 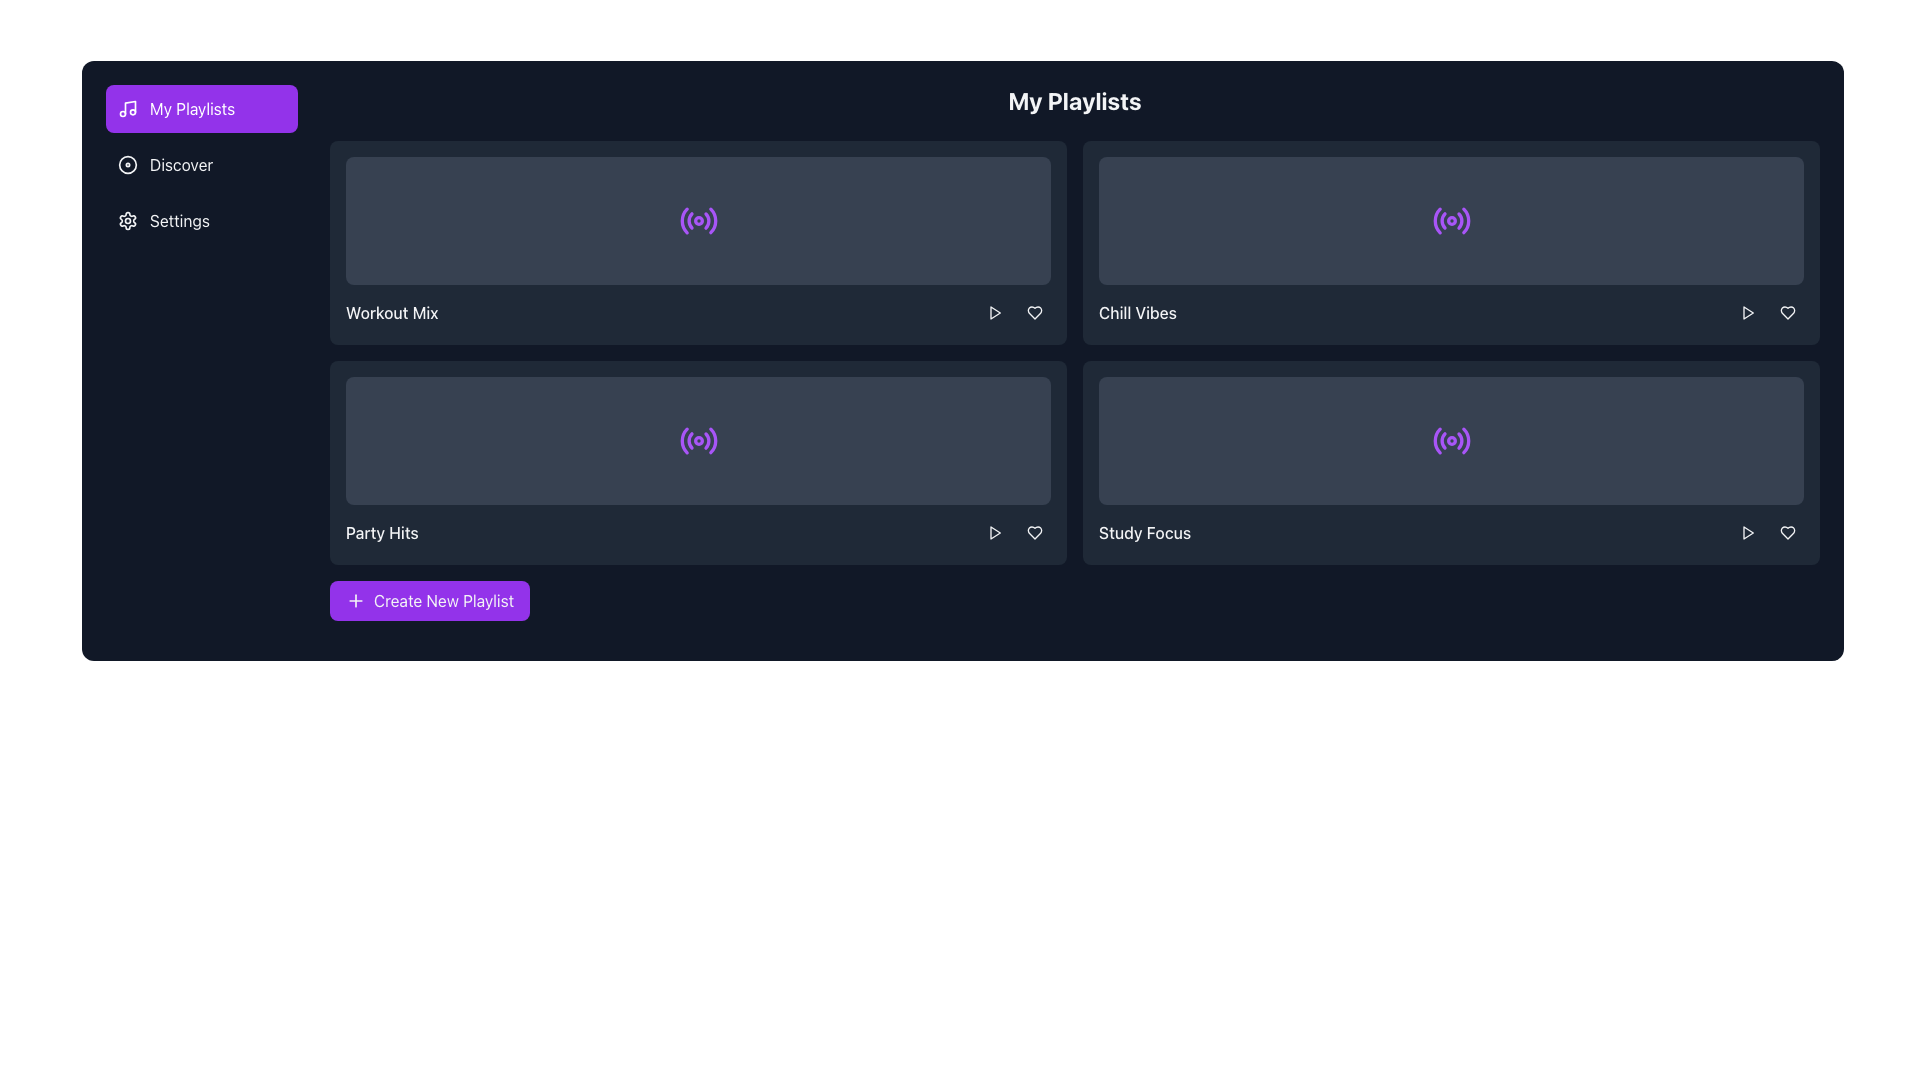 I want to click on the heart button located inside the second playlist card in the bottom row of the playlist grid to mark the playlist as favorite, so click(x=1035, y=531).